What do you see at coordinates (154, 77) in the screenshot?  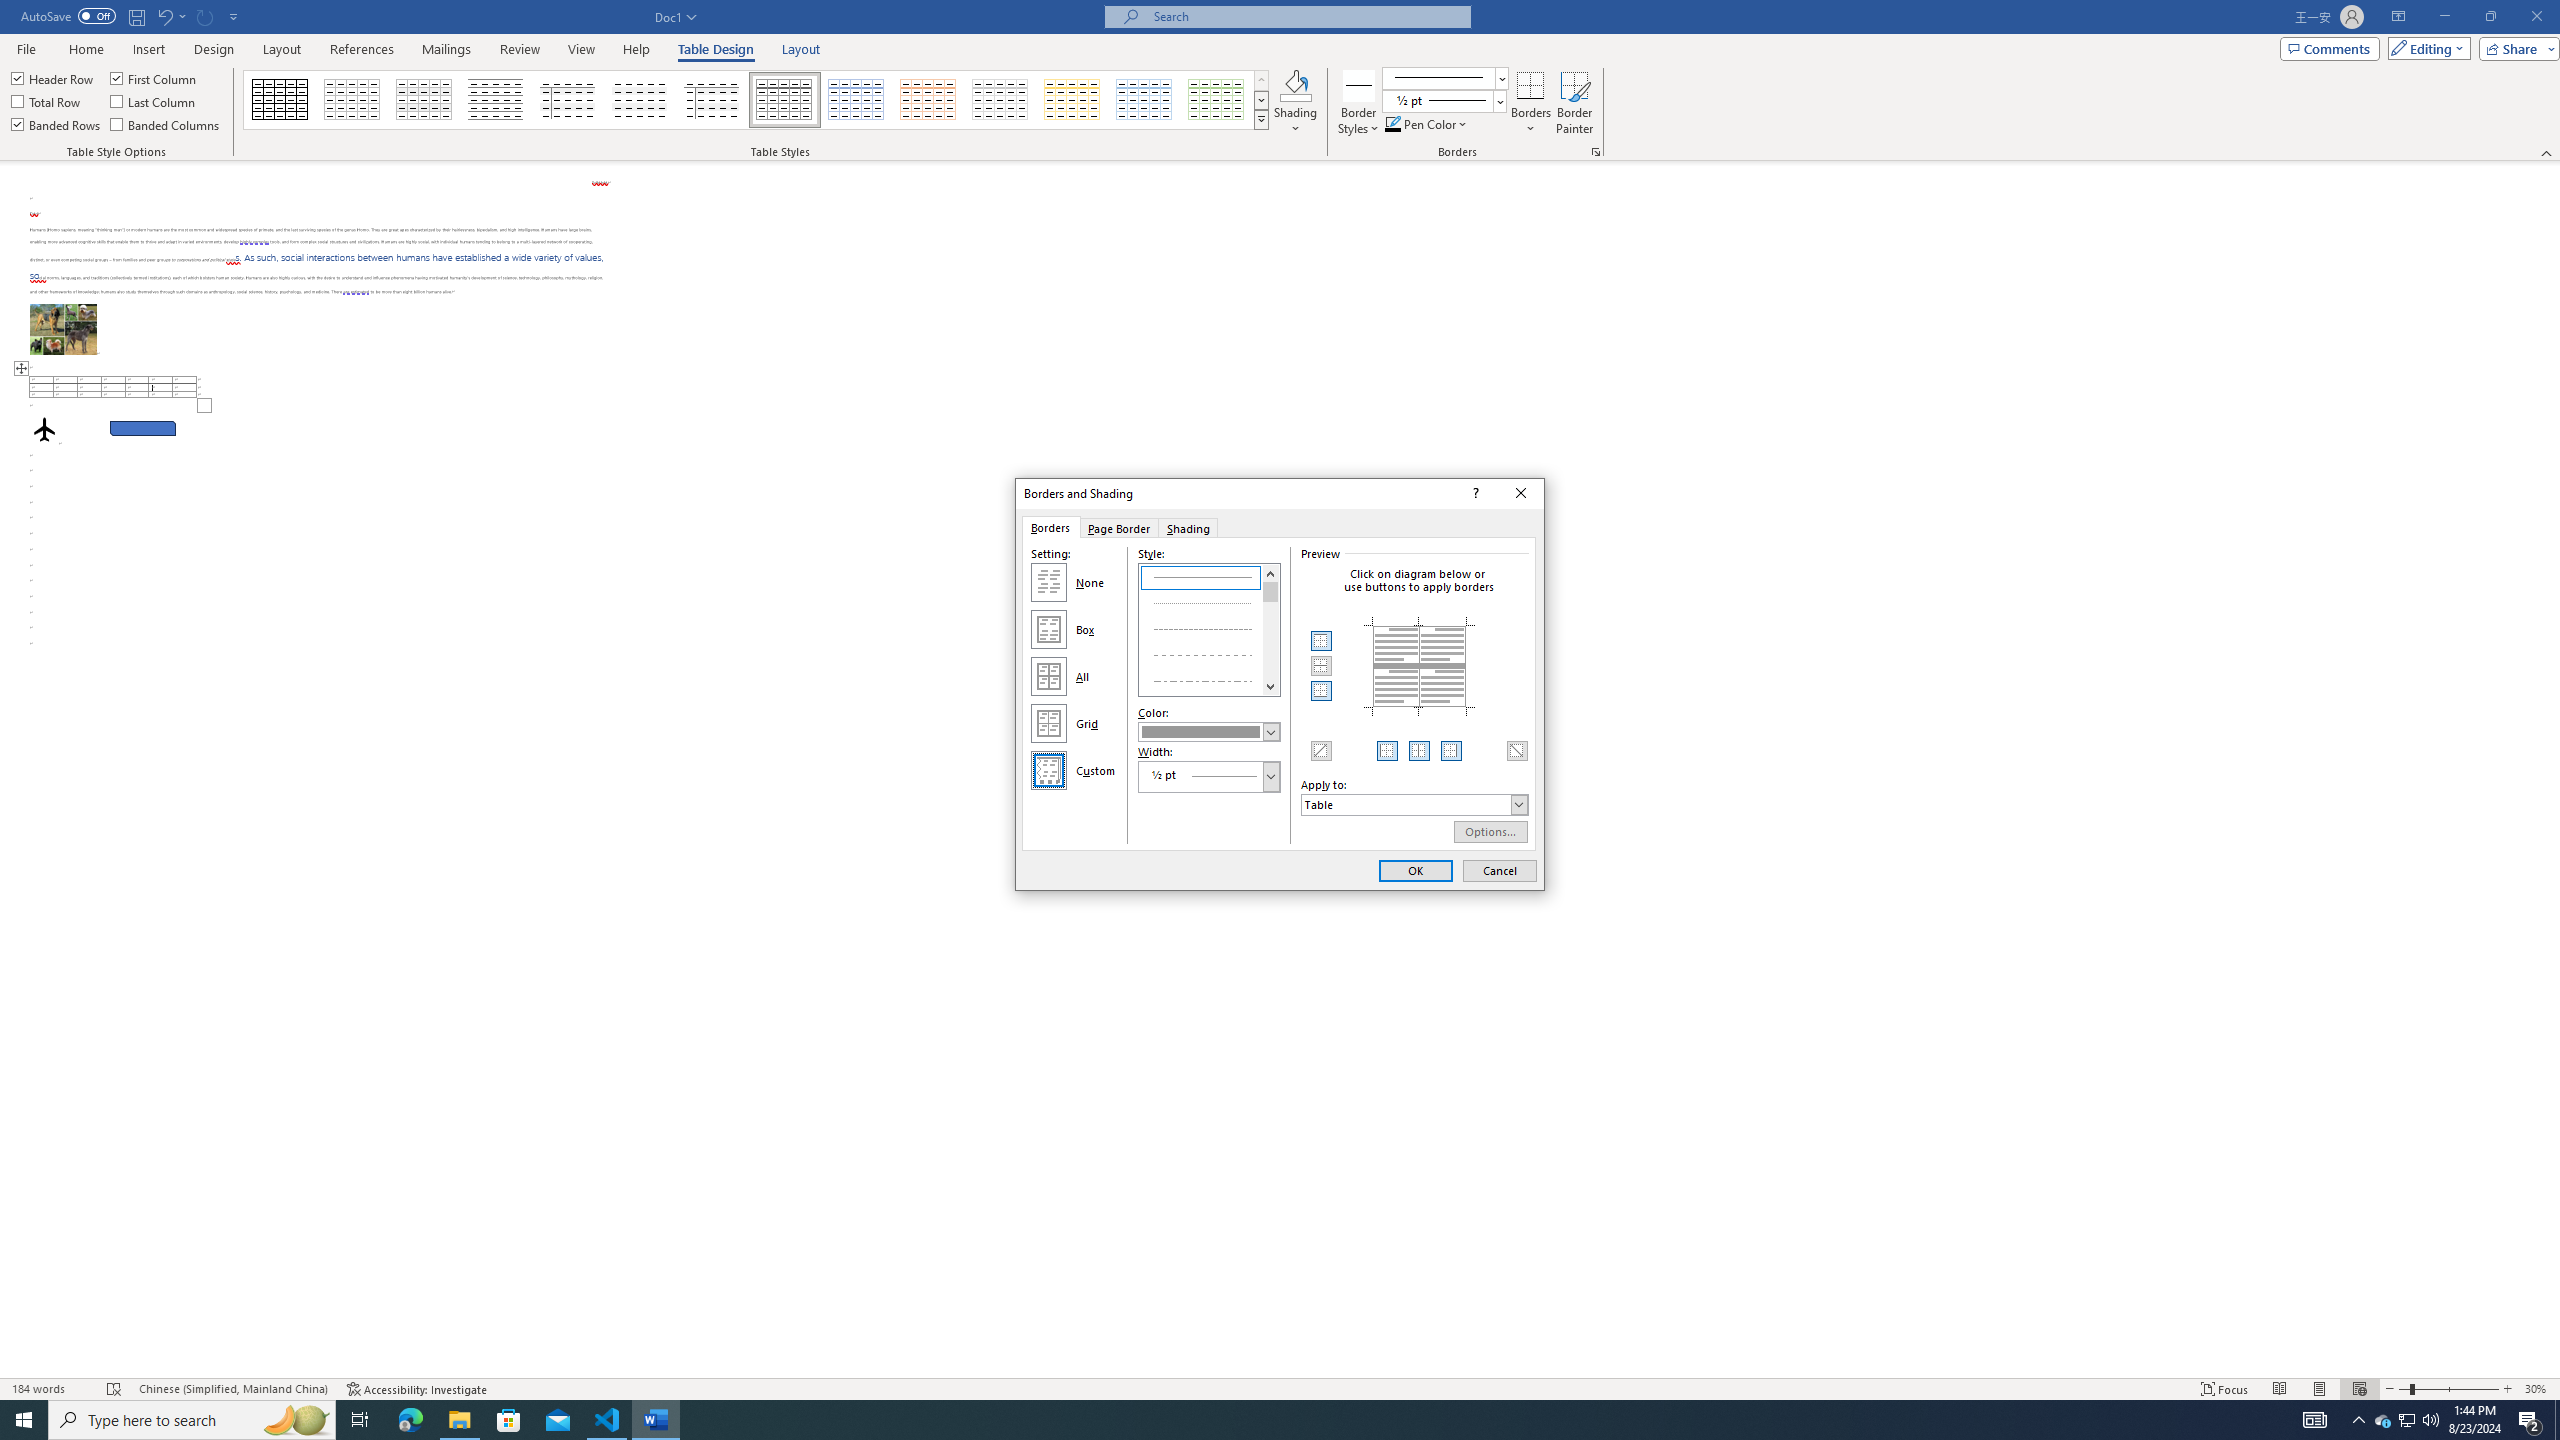 I see `'First Column'` at bounding box center [154, 77].